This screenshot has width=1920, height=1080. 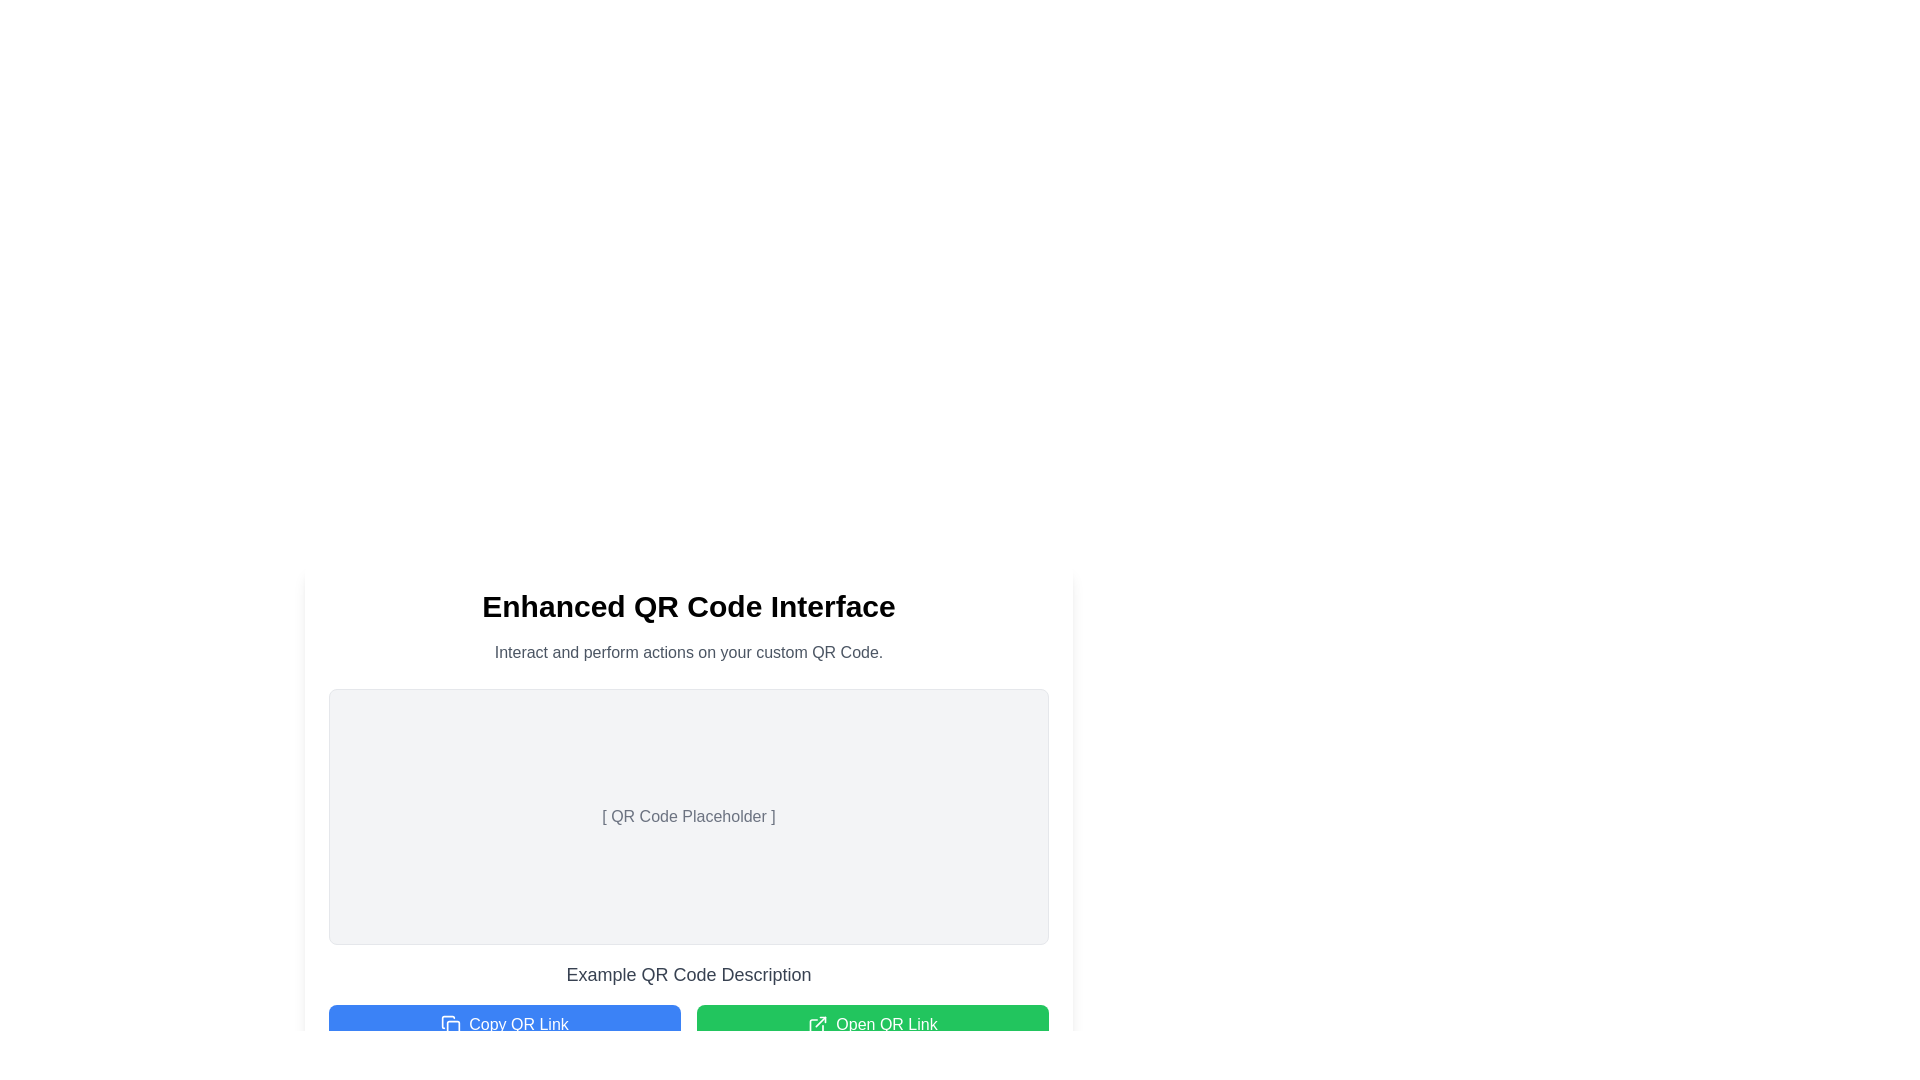 I want to click on the blue button labeled 'Copy QR Link' to trigger its hover effect, which slightly changes its blue shade, so click(x=504, y=1025).